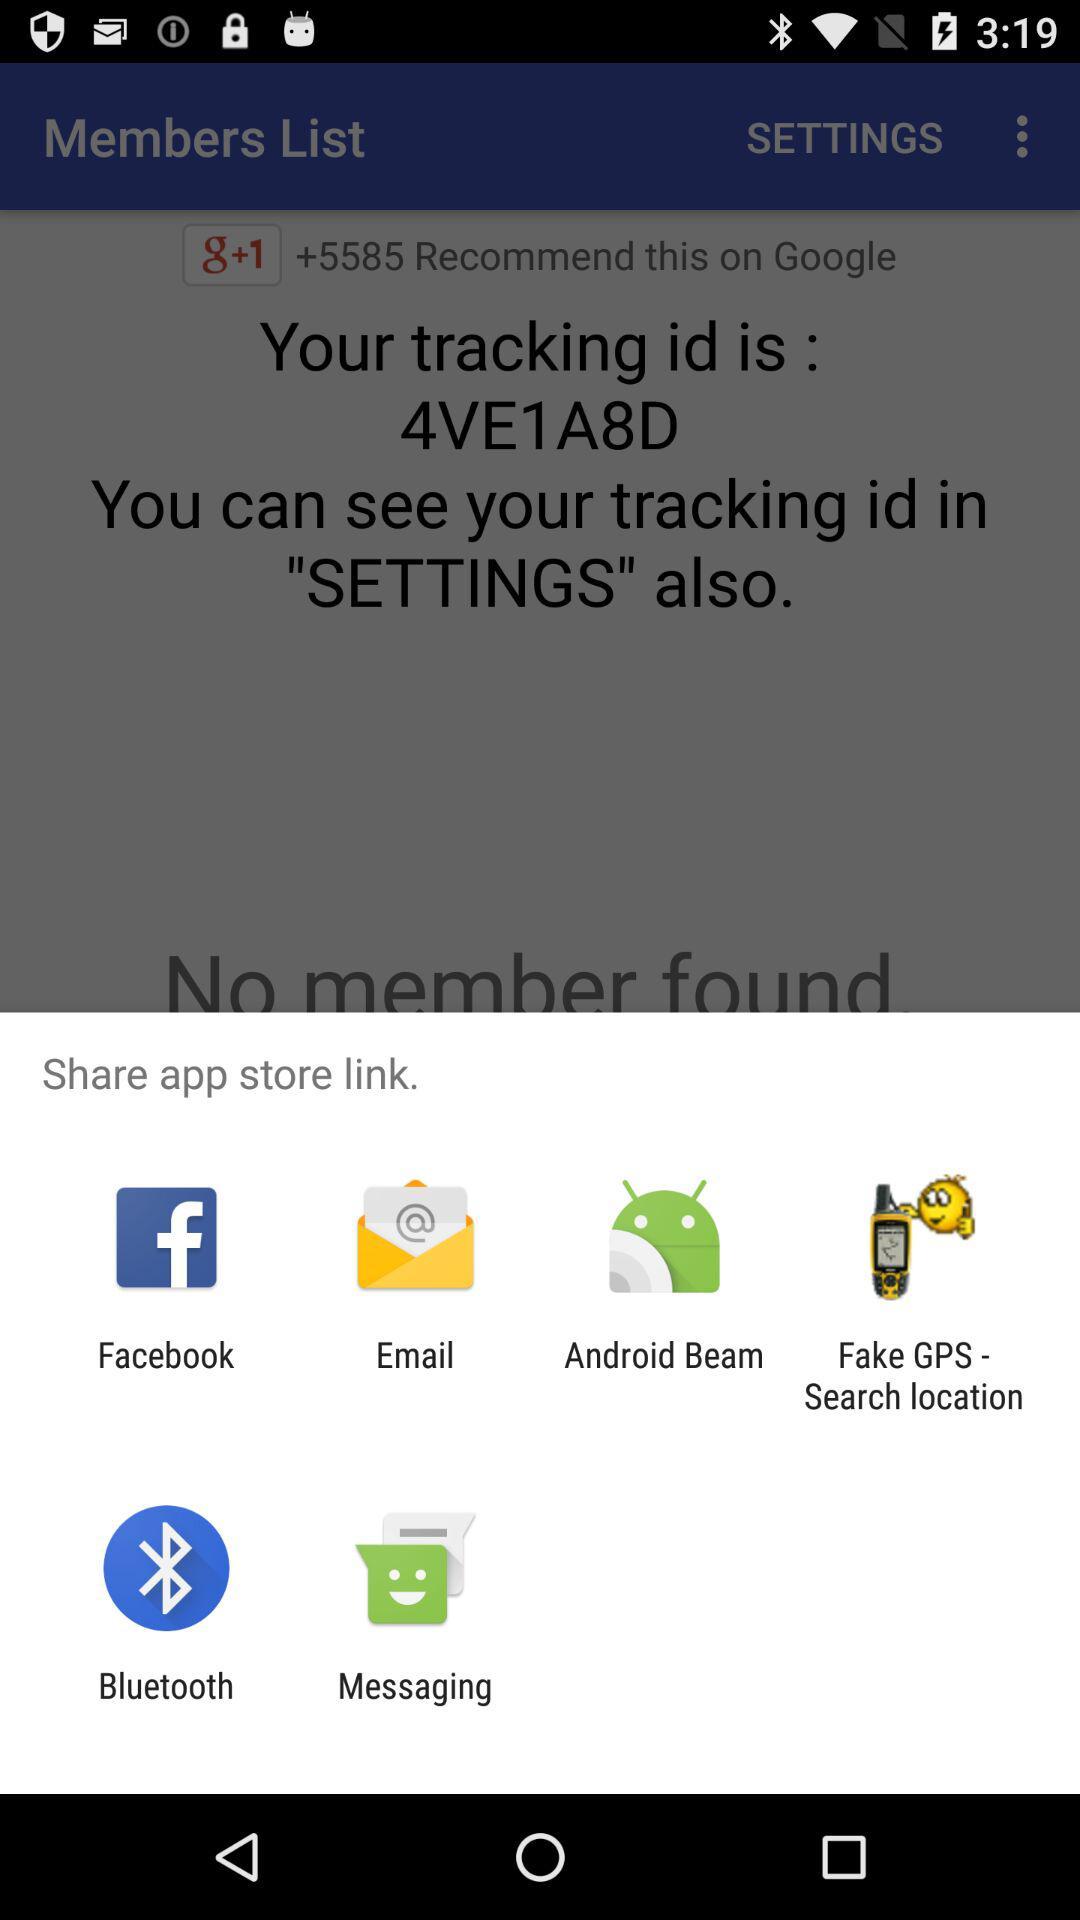 The height and width of the screenshot is (1920, 1080). What do you see at coordinates (414, 1705) in the screenshot?
I see `the messaging` at bounding box center [414, 1705].